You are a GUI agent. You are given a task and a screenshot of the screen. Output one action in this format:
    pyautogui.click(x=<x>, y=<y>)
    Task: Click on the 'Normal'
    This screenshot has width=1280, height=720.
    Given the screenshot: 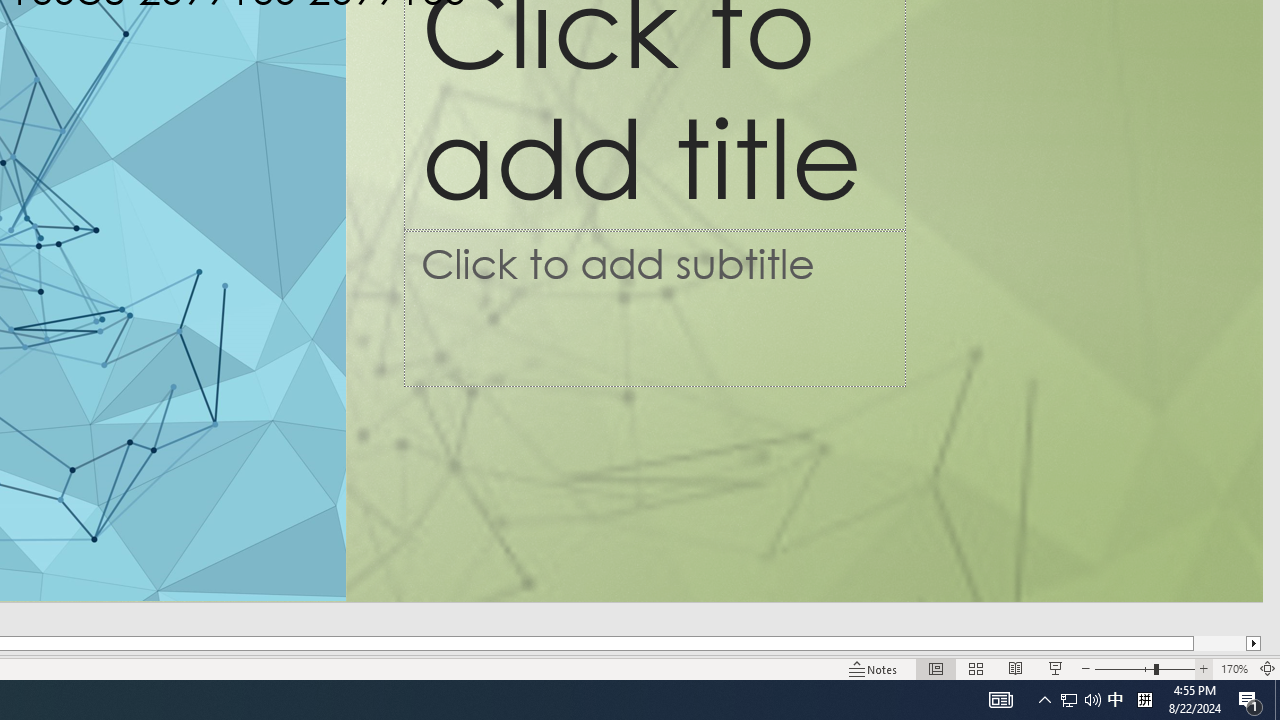 What is the action you would take?
    pyautogui.click(x=935, y=669)
    